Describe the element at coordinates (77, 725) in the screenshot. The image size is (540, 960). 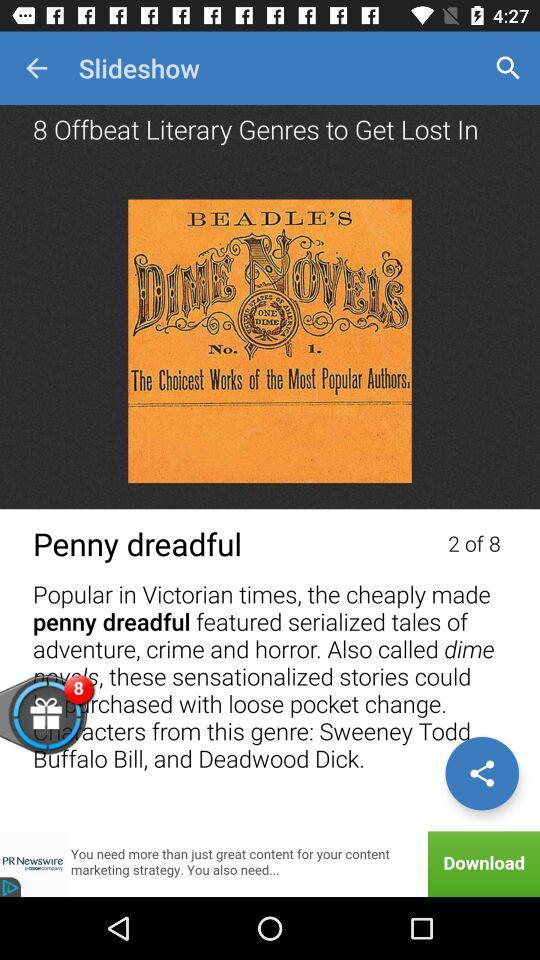
I see `gifts` at that location.